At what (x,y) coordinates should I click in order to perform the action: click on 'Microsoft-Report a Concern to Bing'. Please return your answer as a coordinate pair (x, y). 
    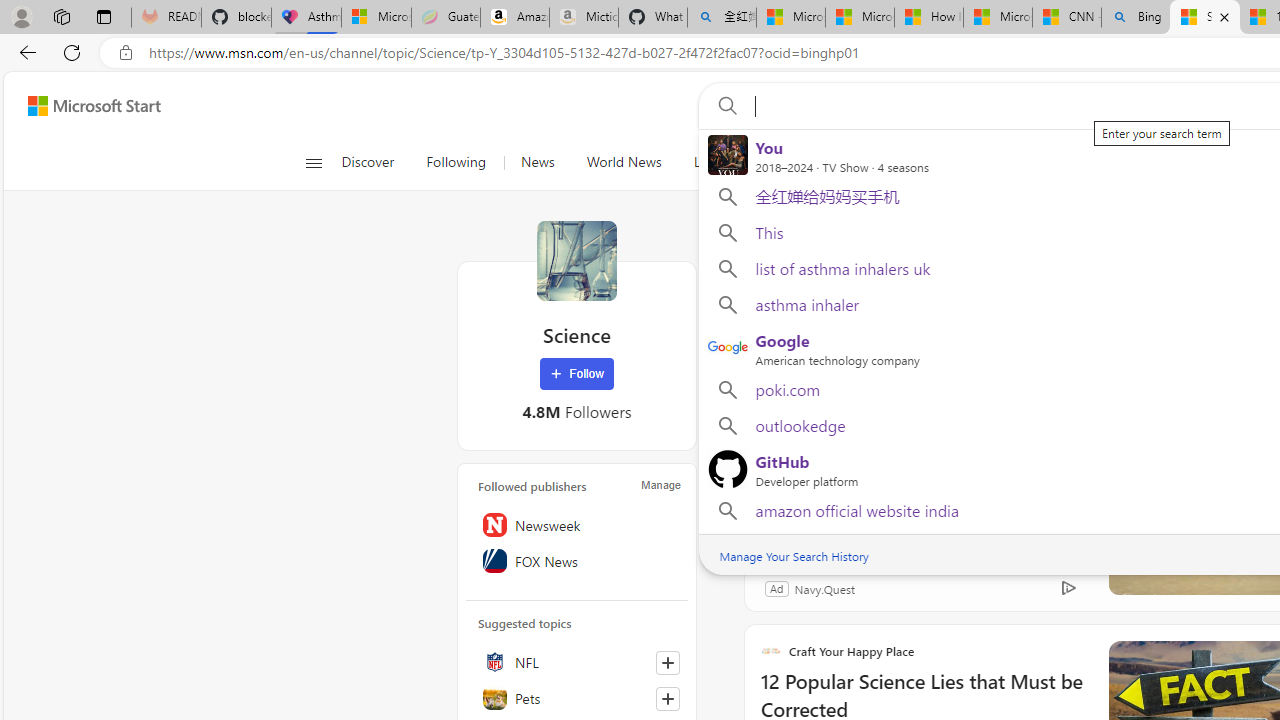
    Looking at the image, I should click on (376, 17).